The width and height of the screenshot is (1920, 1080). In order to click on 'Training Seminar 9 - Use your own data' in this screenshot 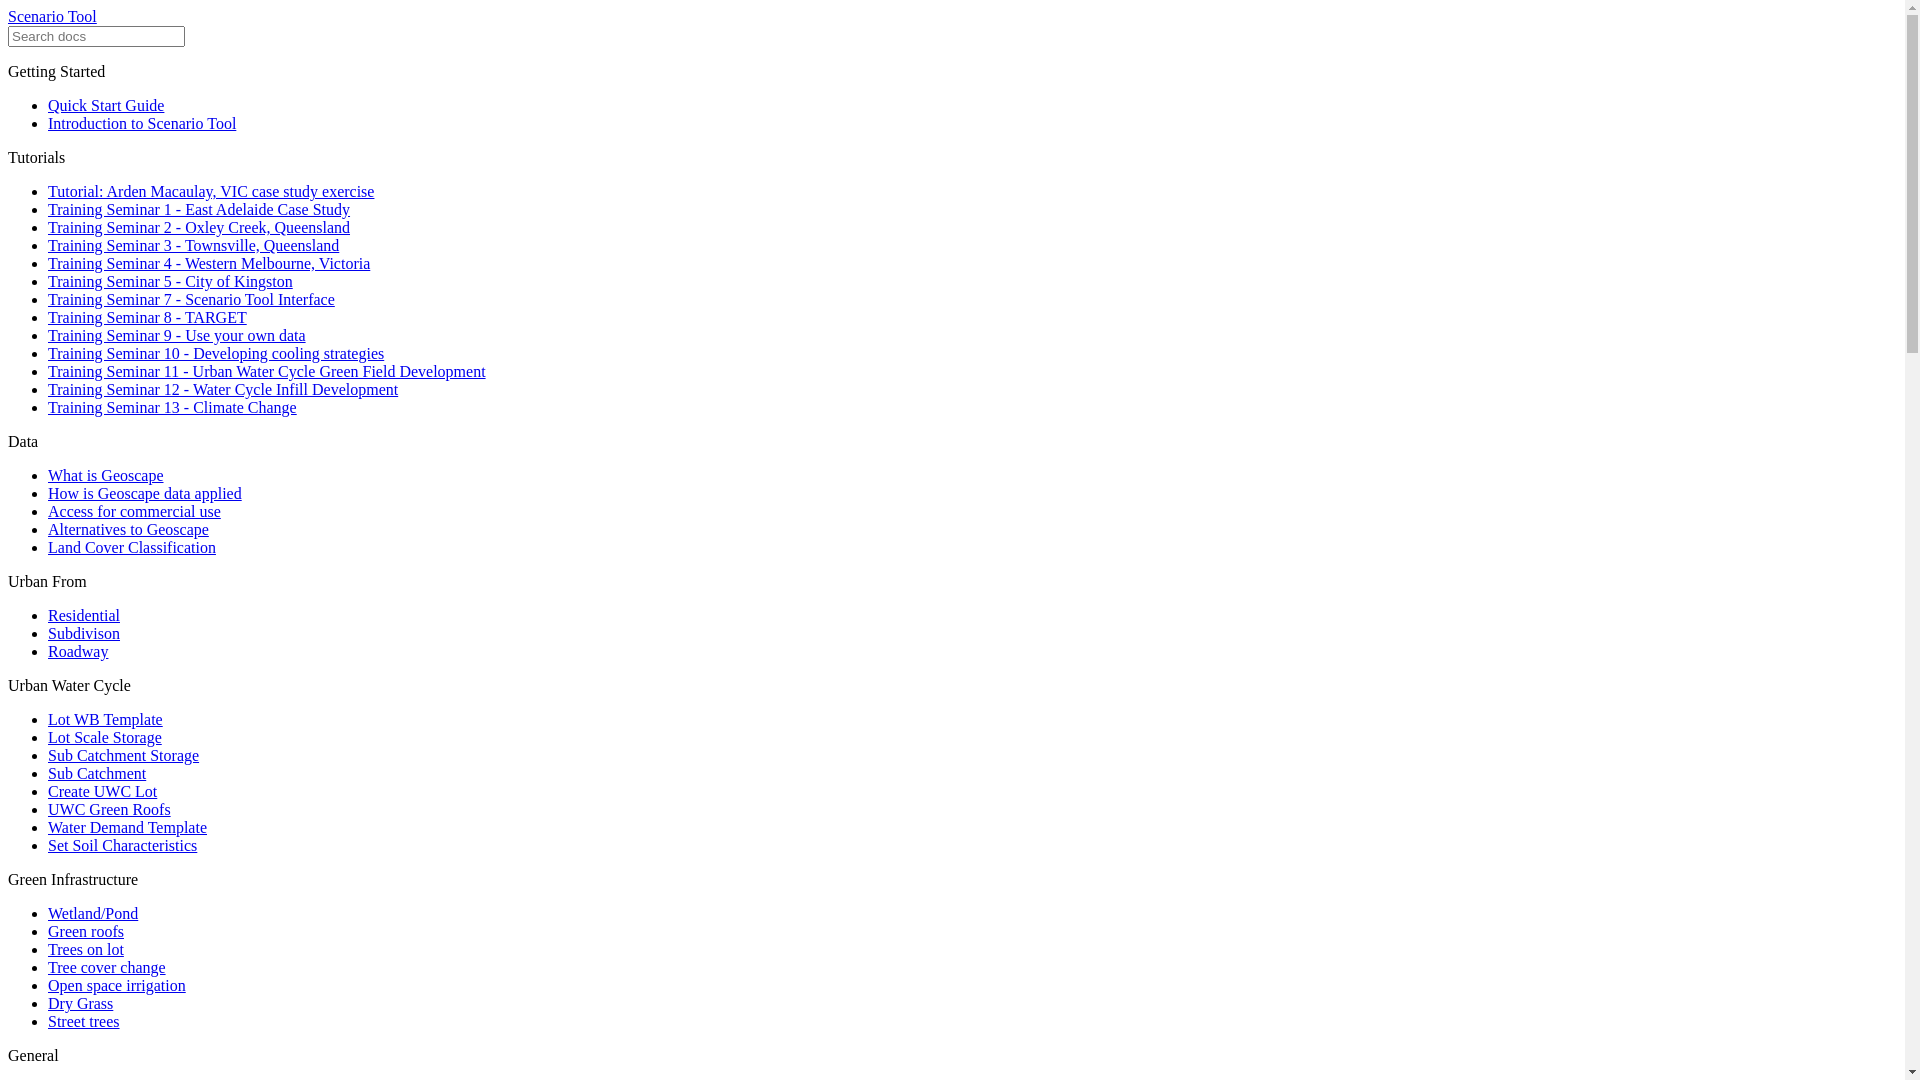, I will do `click(177, 334)`.